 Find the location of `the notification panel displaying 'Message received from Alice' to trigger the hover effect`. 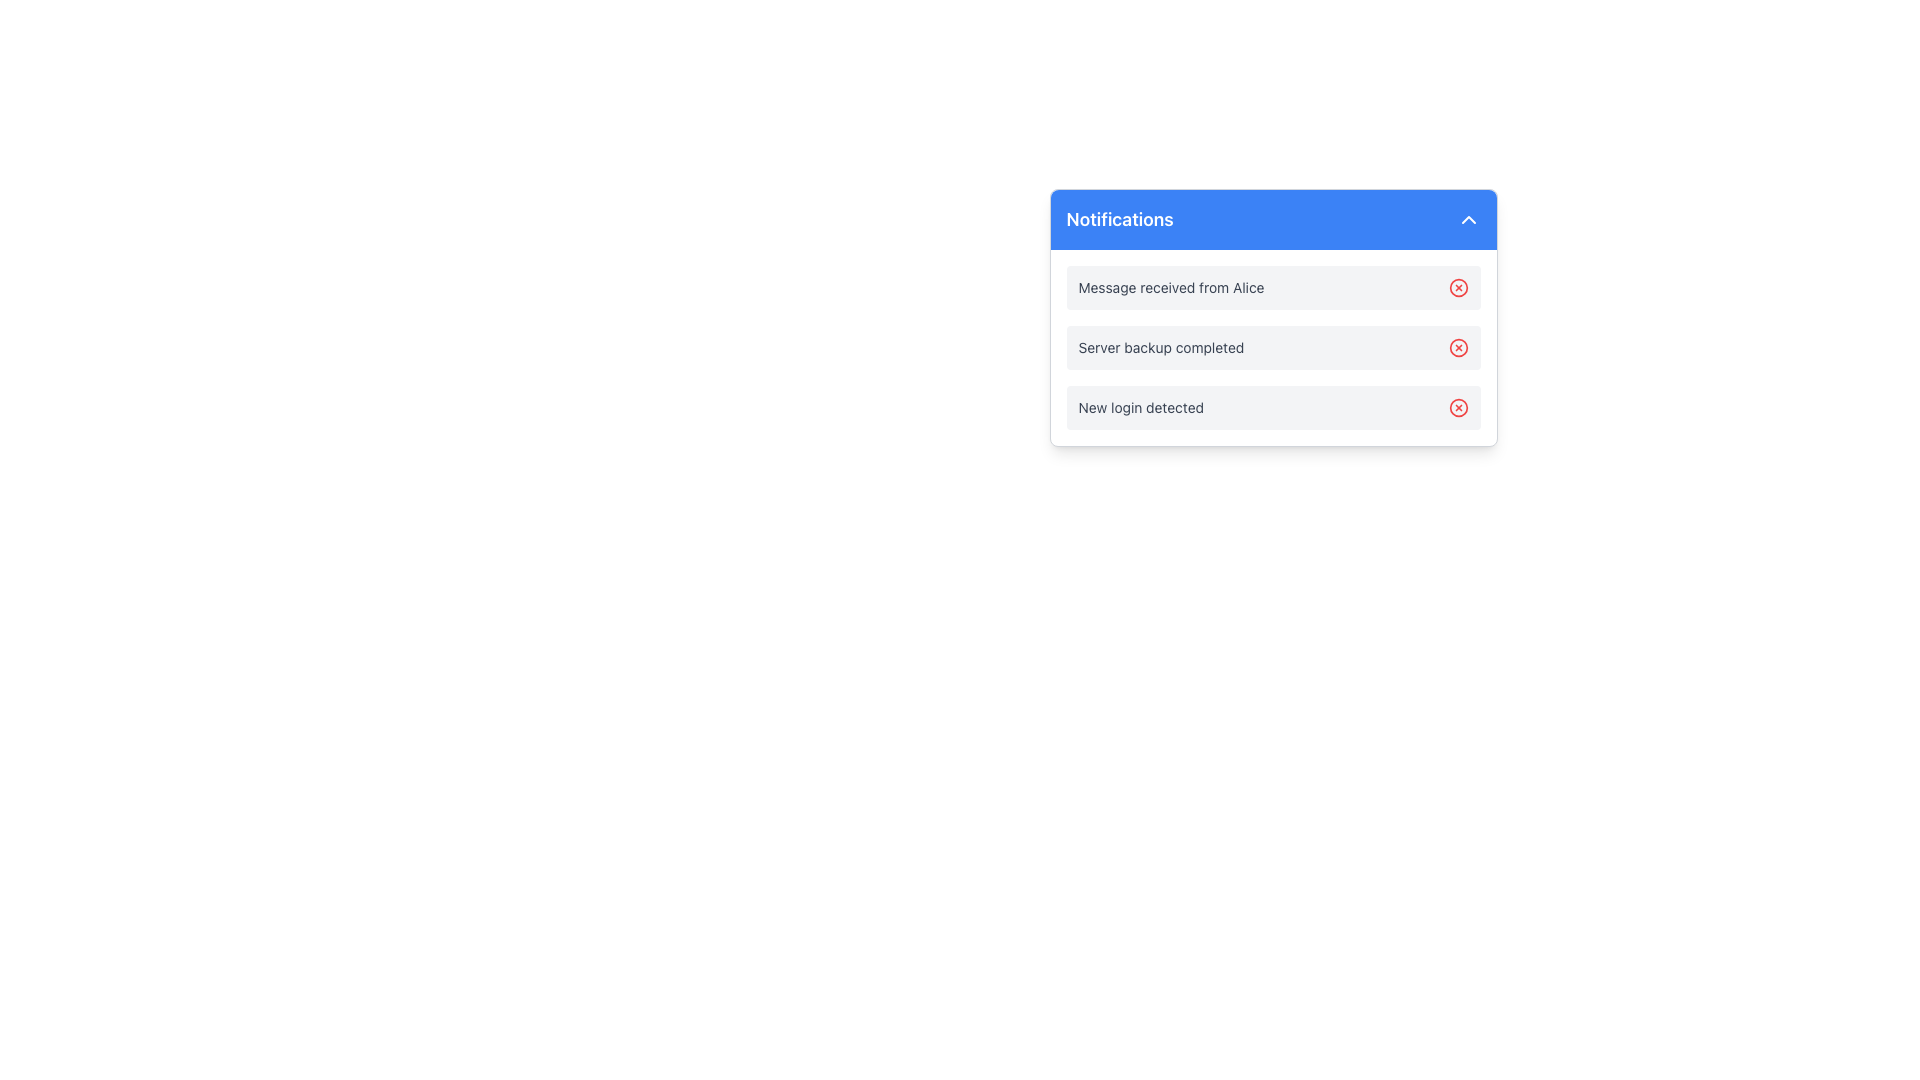

the notification panel displaying 'Message received from Alice' to trigger the hover effect is located at coordinates (1272, 288).